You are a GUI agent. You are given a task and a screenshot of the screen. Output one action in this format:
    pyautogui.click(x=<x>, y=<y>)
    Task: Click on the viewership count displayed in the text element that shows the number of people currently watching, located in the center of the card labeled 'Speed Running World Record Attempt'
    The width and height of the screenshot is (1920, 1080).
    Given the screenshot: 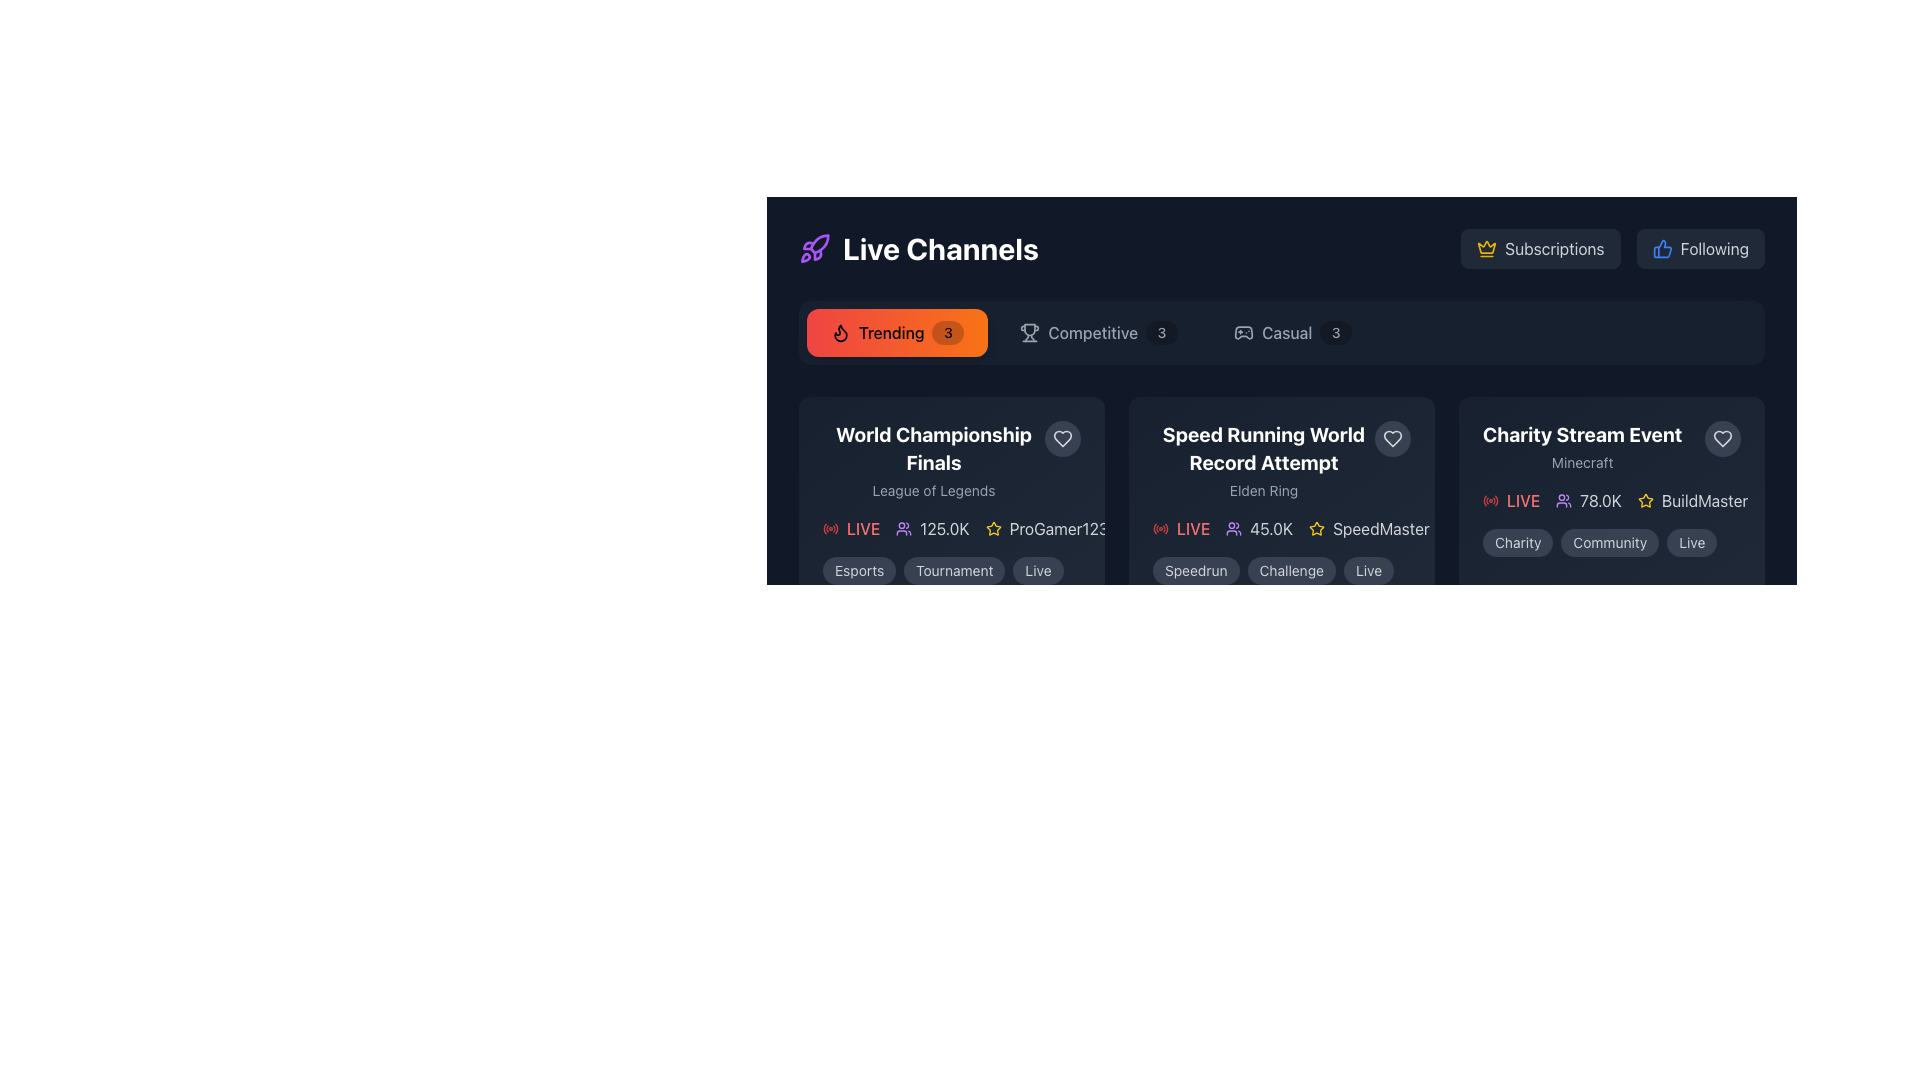 What is the action you would take?
    pyautogui.click(x=1258, y=527)
    